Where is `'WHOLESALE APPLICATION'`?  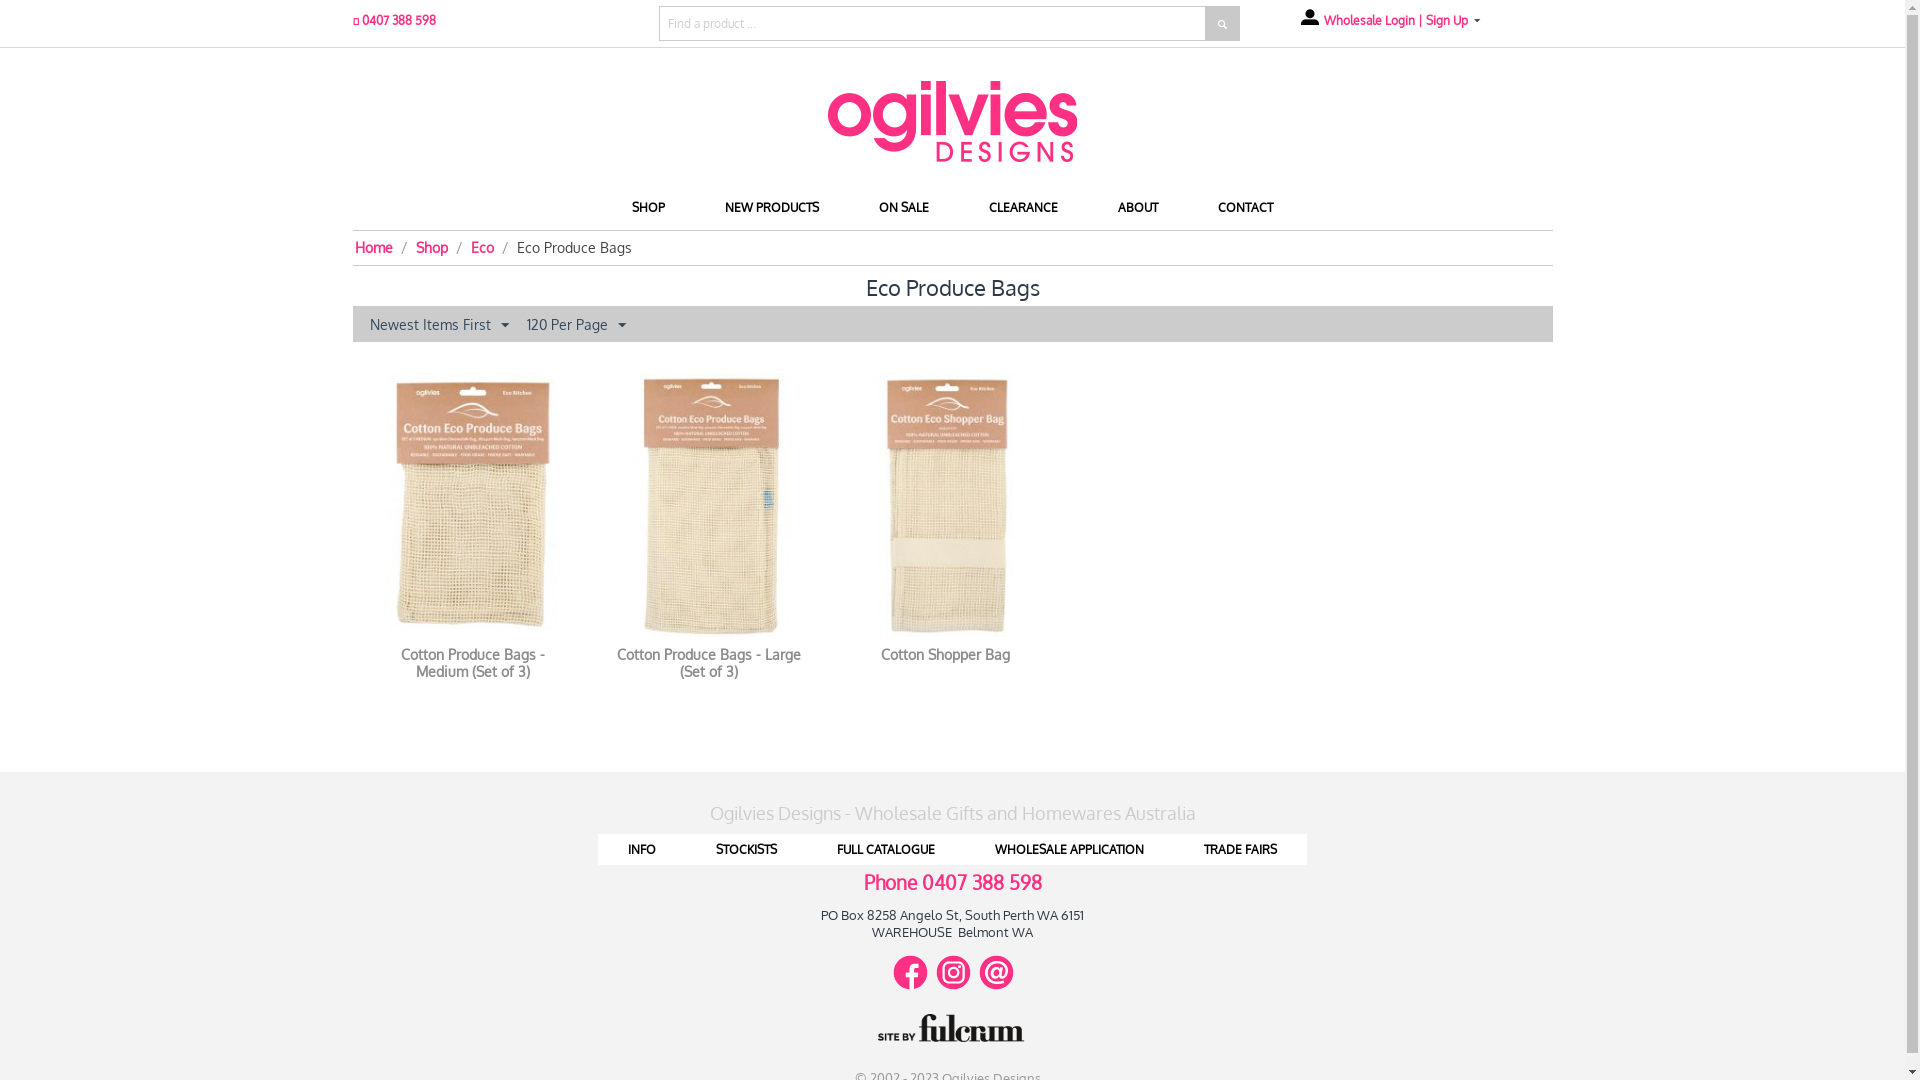
'WHOLESALE APPLICATION' is located at coordinates (1068, 849).